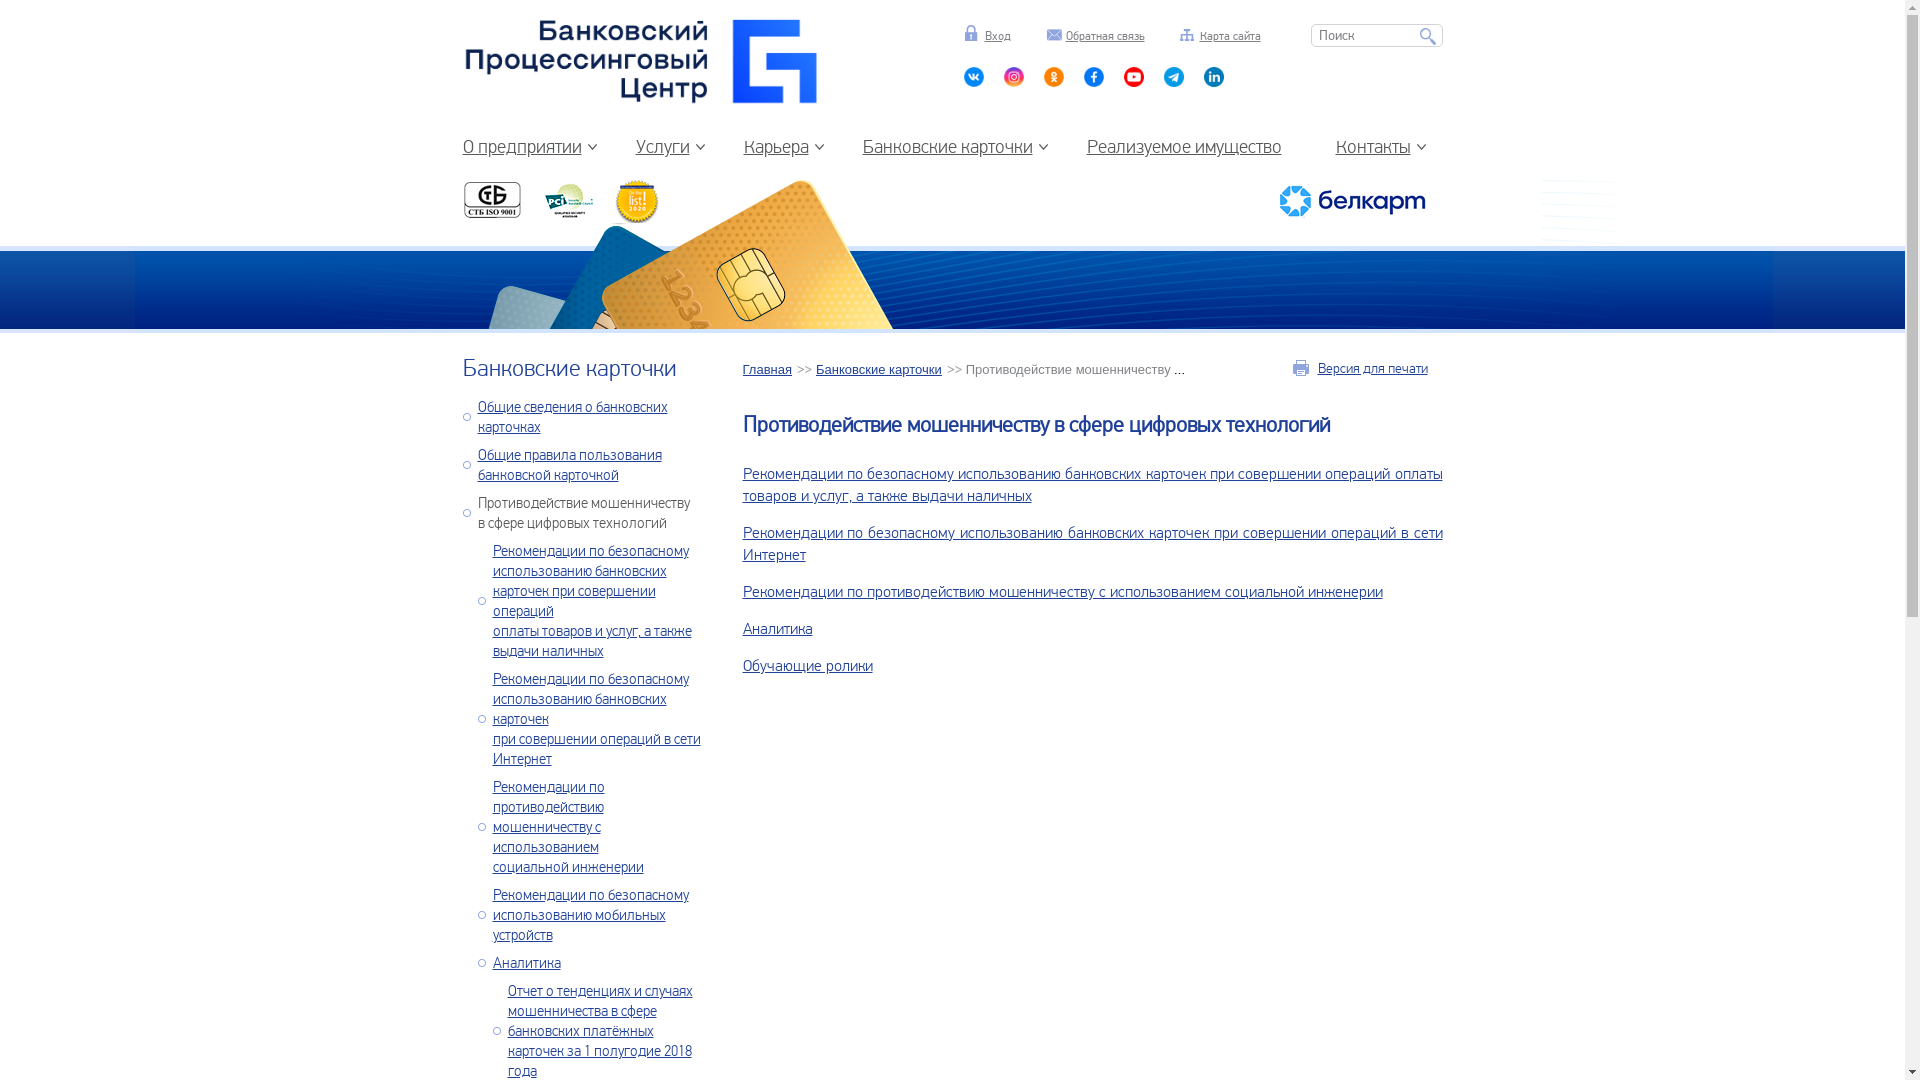  What do you see at coordinates (1174, 80) in the screenshot?
I see `'Facebook'` at bounding box center [1174, 80].